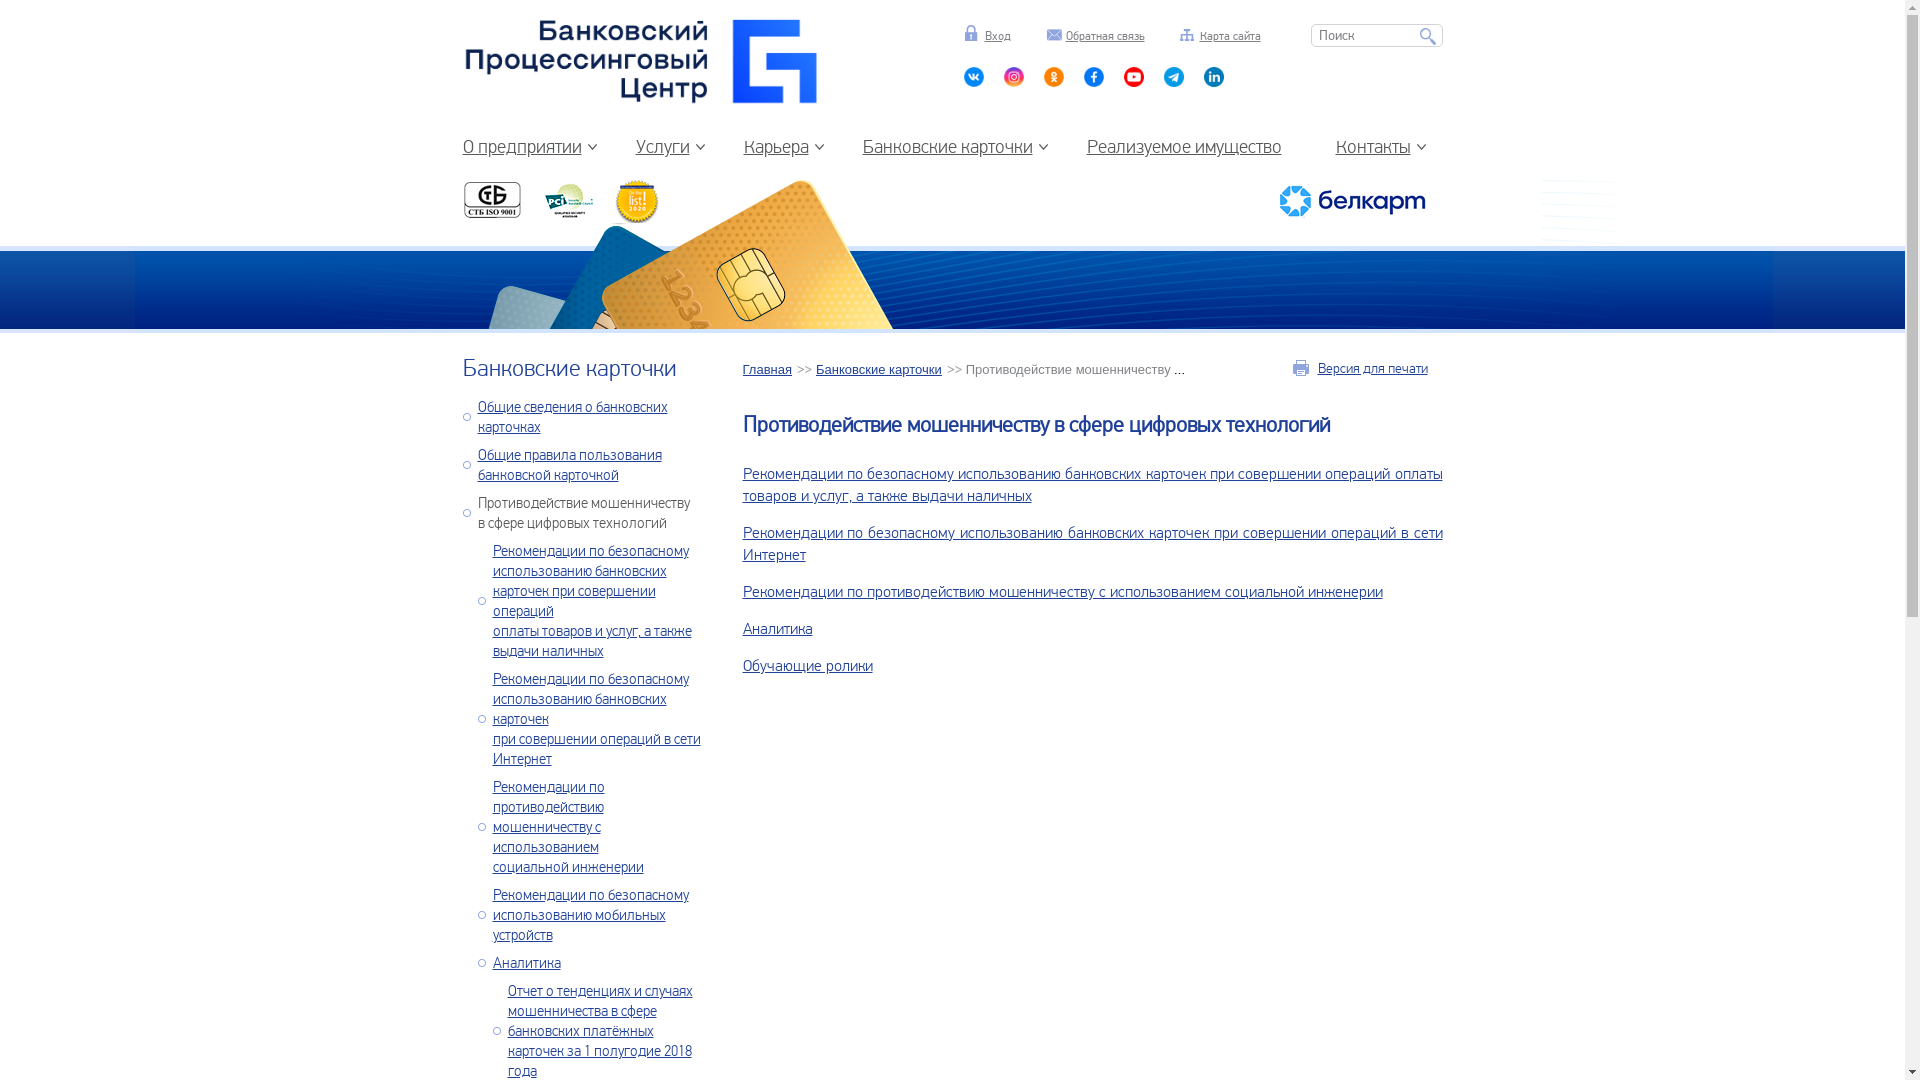  What do you see at coordinates (1174, 80) in the screenshot?
I see `'Facebook'` at bounding box center [1174, 80].